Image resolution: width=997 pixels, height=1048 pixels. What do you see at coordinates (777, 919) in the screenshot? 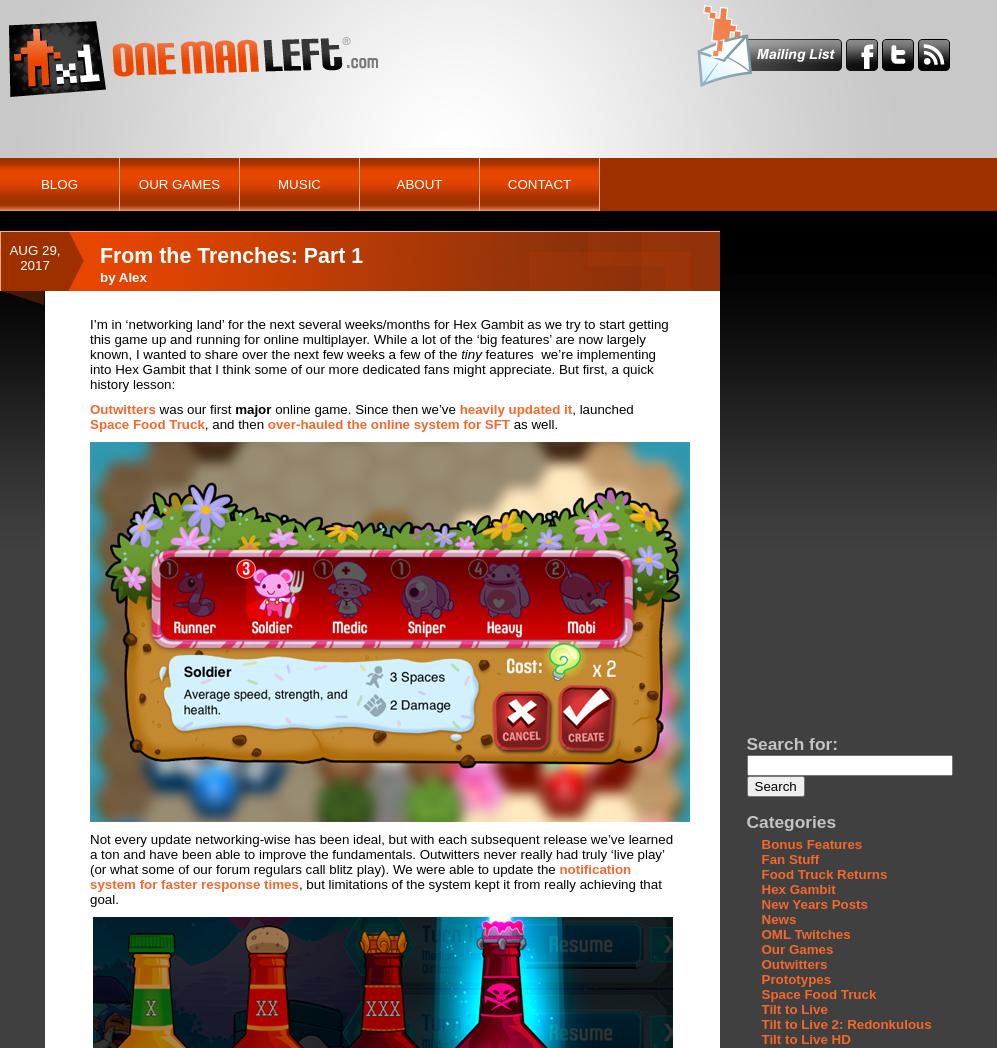
I see `'News'` at bounding box center [777, 919].